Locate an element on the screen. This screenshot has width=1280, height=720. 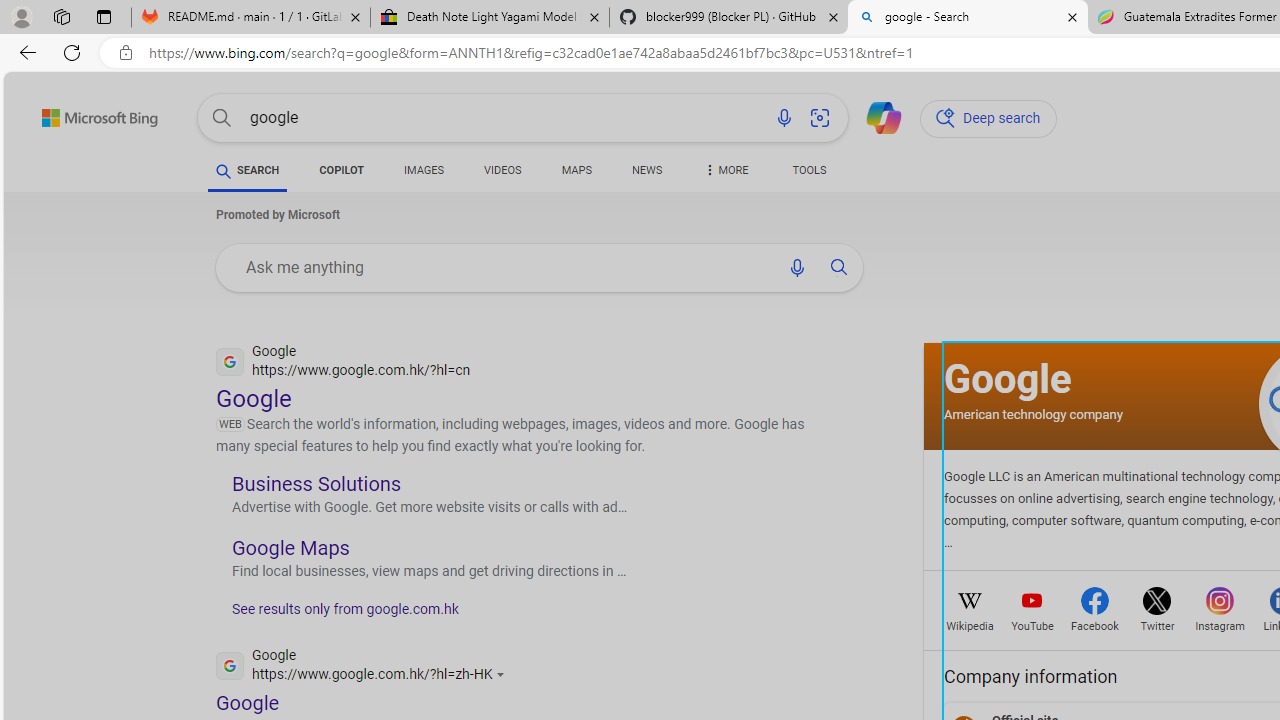
'google - Search' is located at coordinates (967, 17).